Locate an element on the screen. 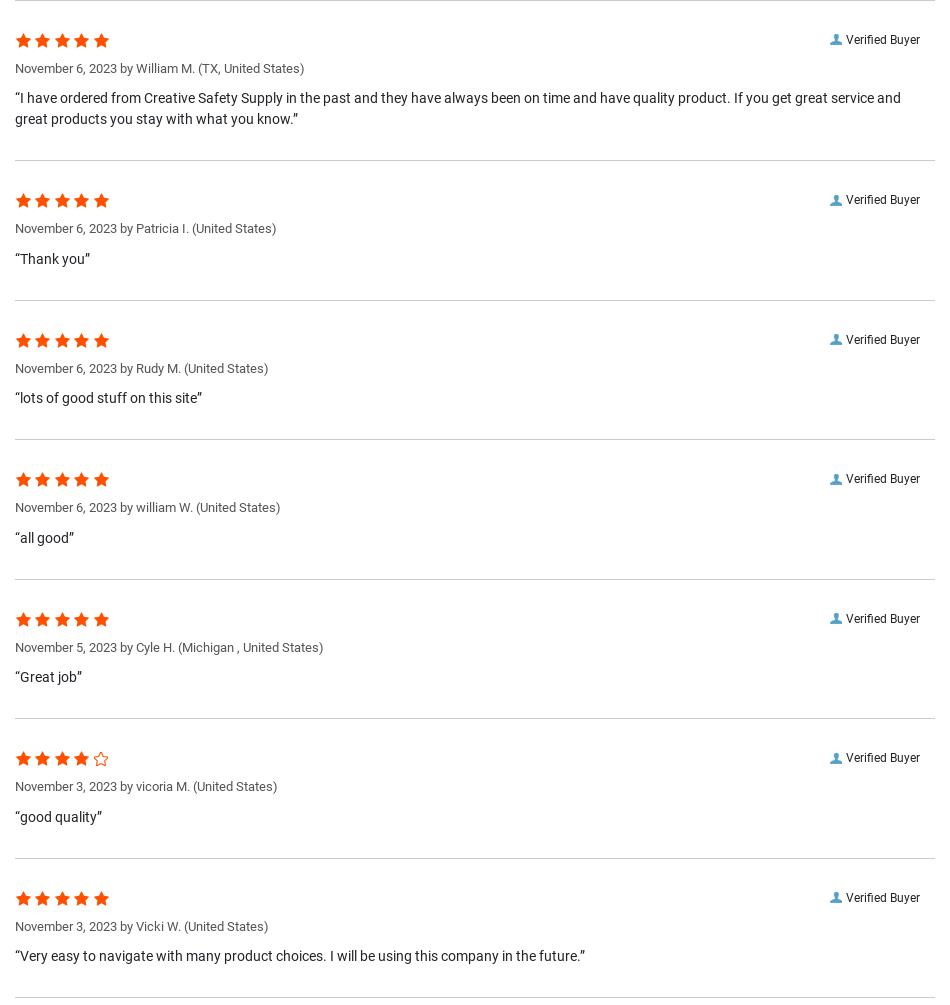  '“Great job”' is located at coordinates (48, 676).